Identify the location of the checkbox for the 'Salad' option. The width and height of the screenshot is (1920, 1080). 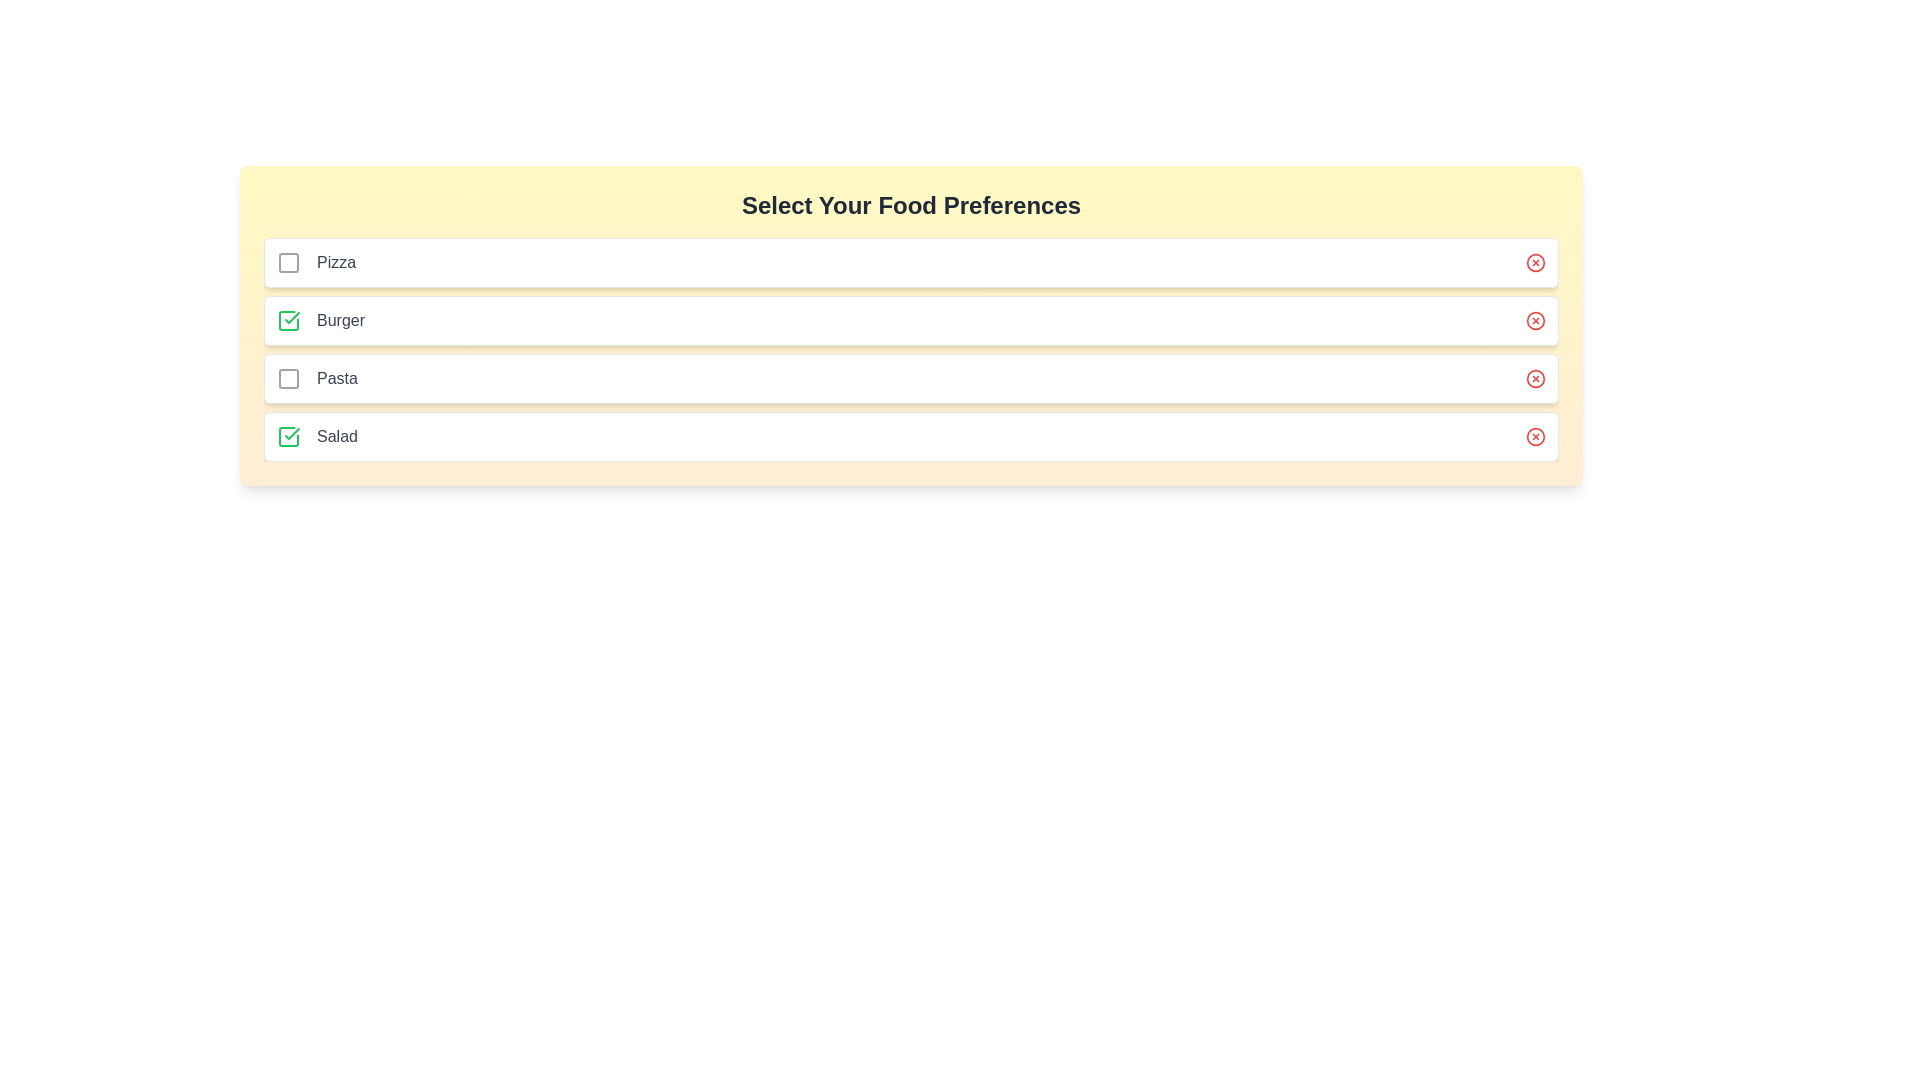
(287, 435).